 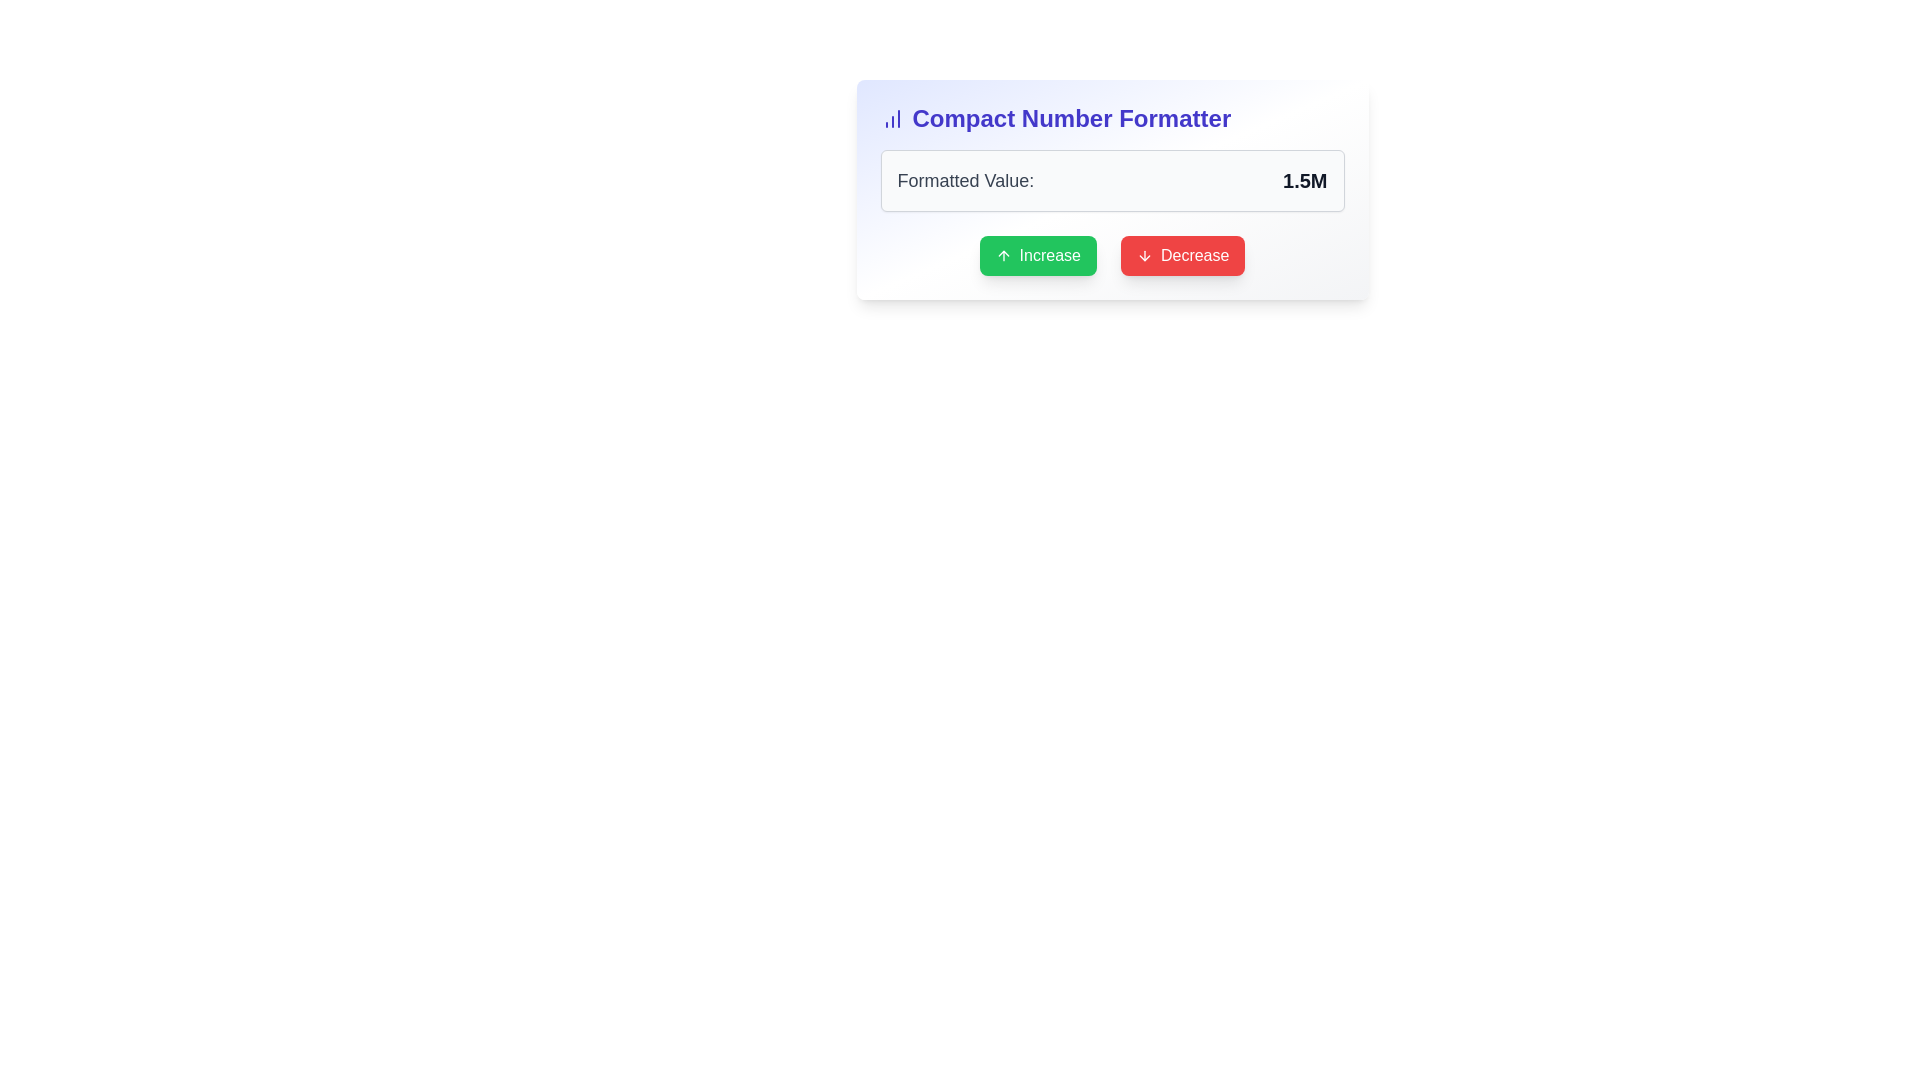 I want to click on the second button in a horizontal pair of buttons, located to the right of the green 'Increase' button, so click(x=1183, y=254).